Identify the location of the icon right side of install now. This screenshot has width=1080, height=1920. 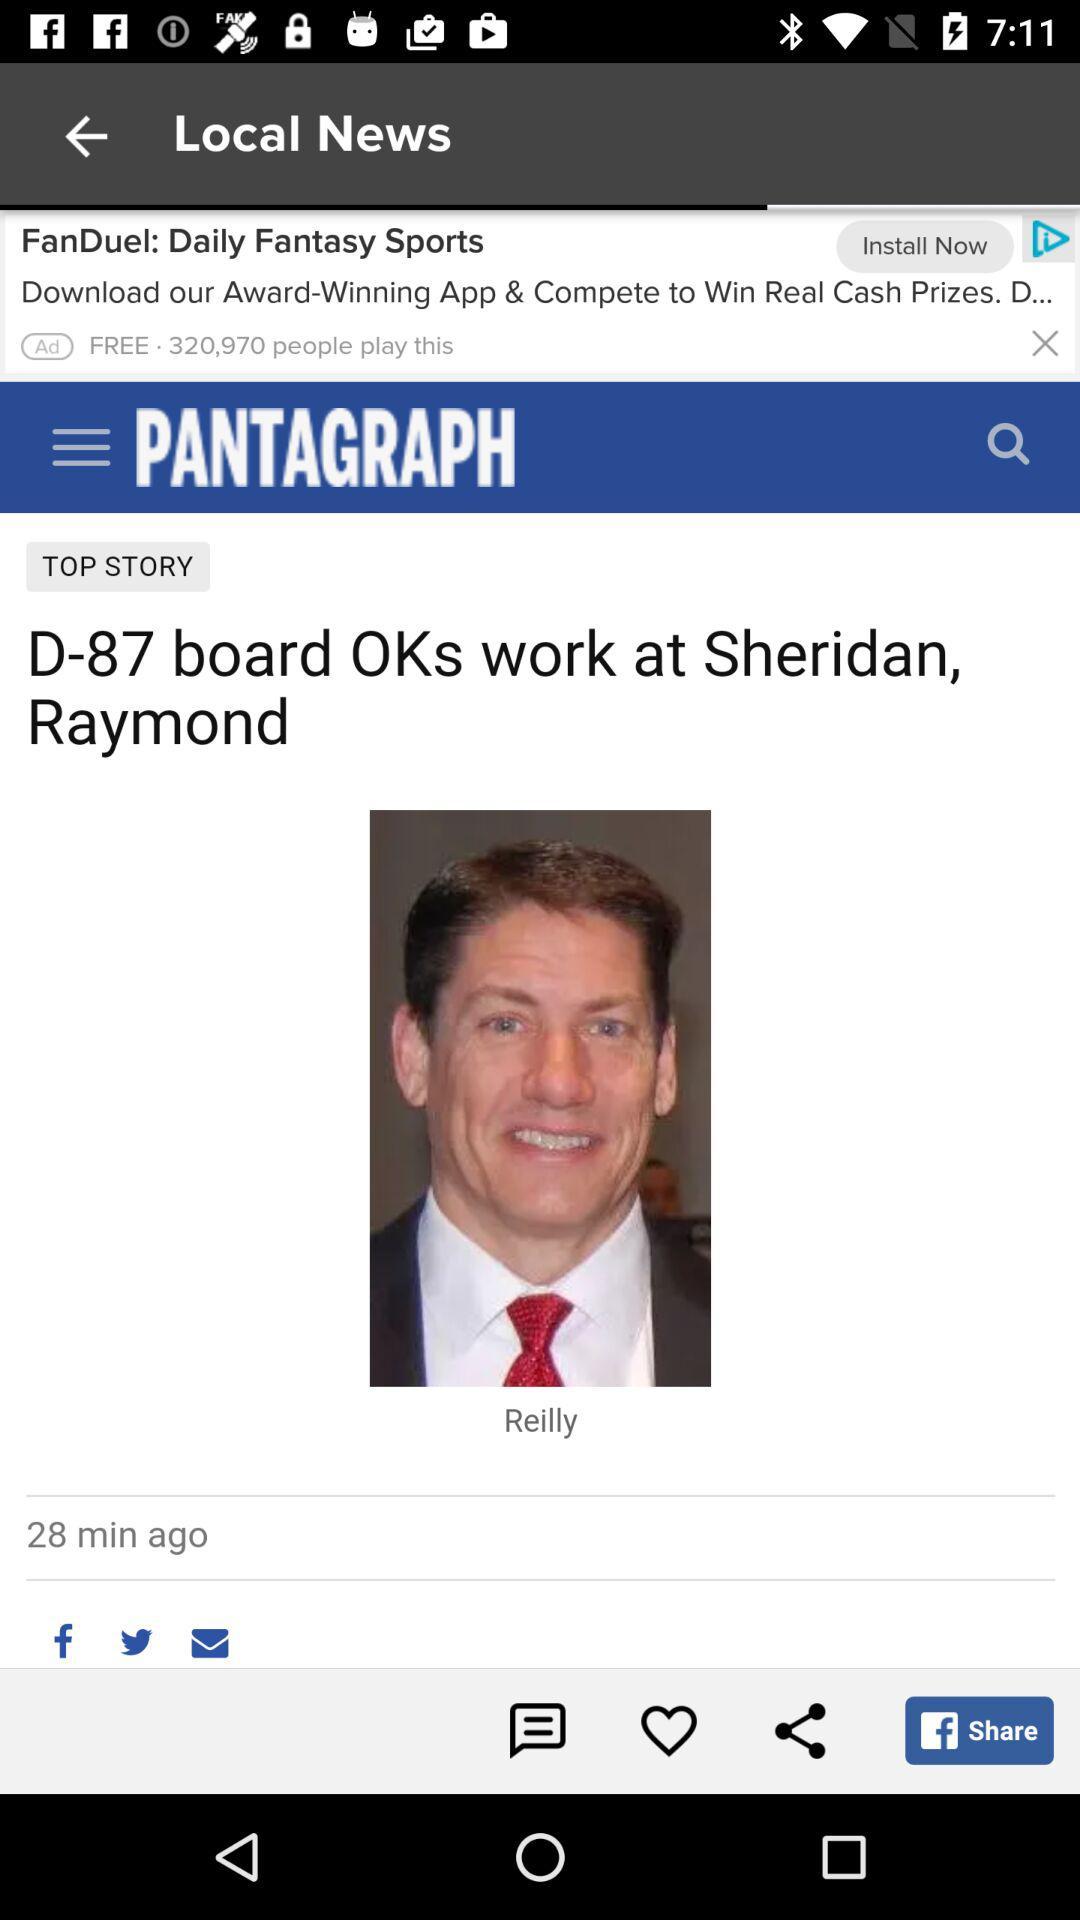
(1050, 239).